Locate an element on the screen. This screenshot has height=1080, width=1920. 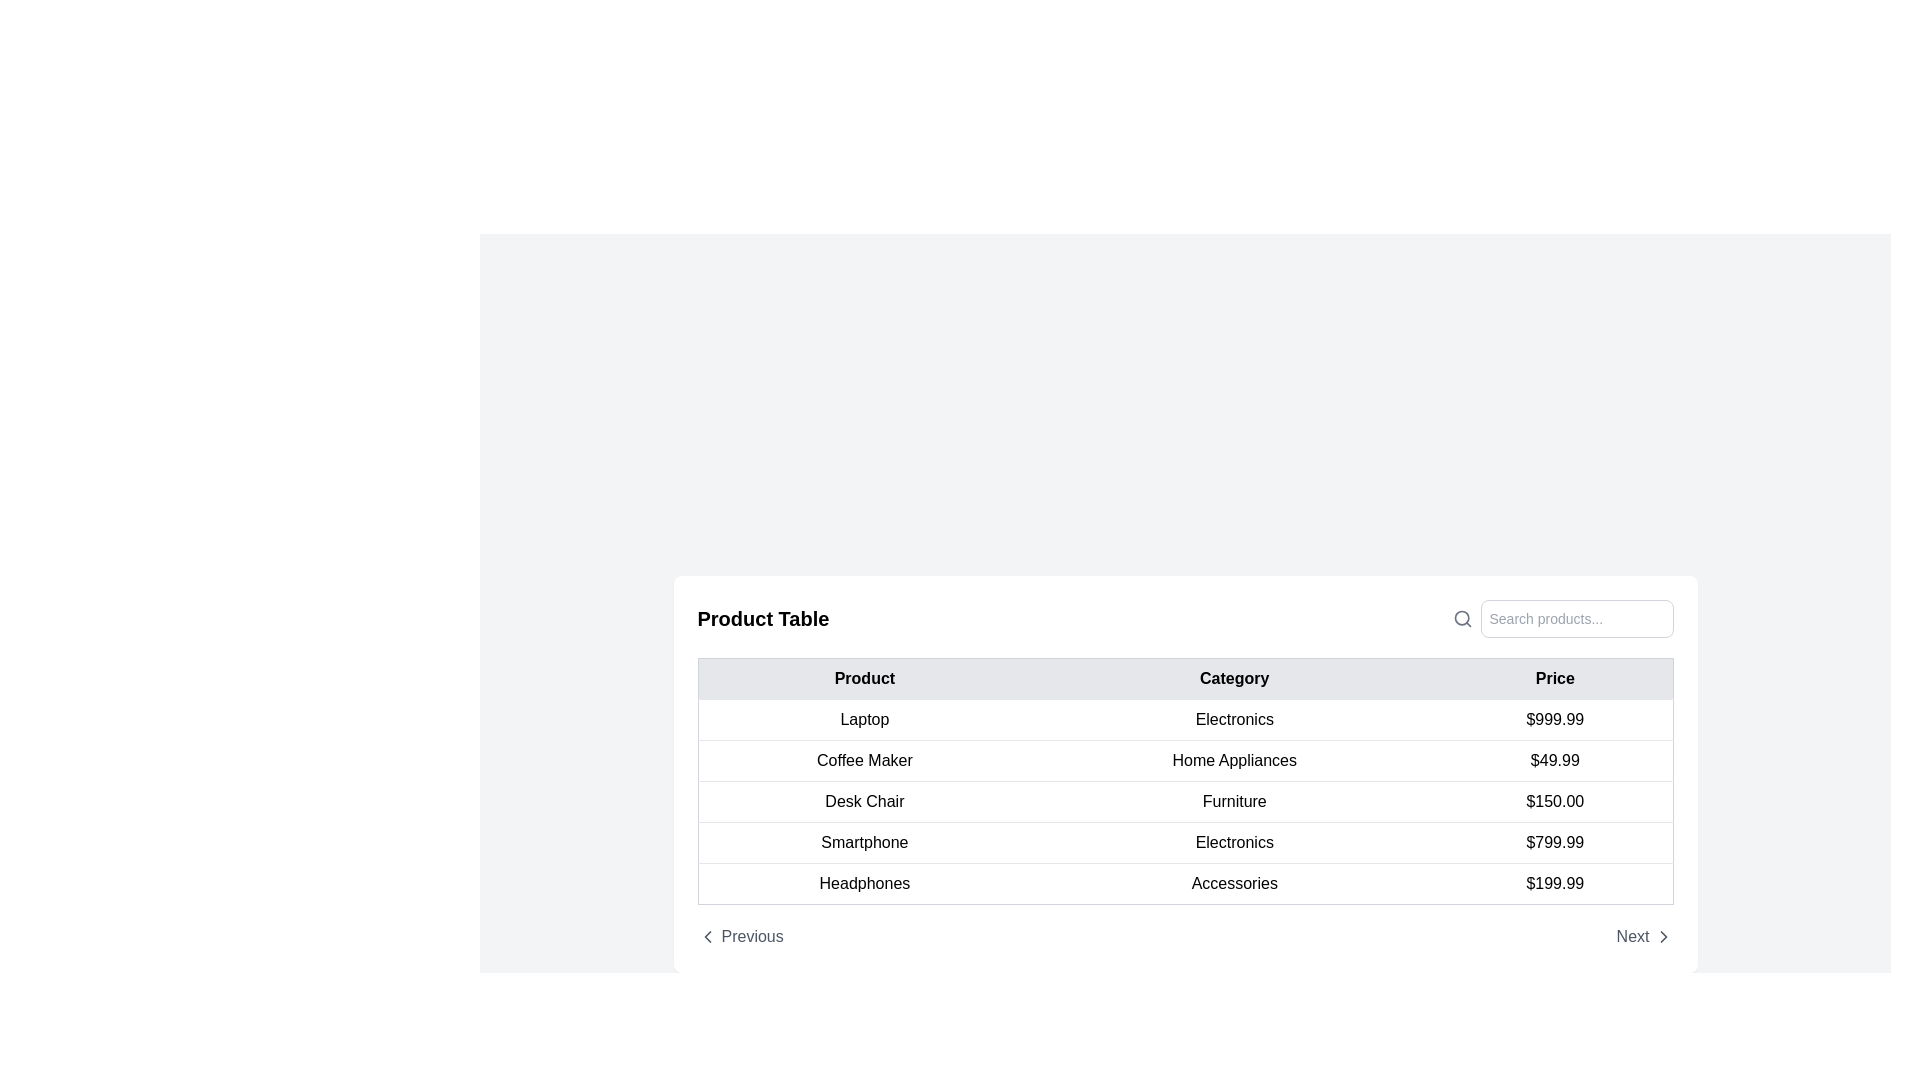
the 'Product' table header, which is the first column header of the table with a light gray background and bold black text is located at coordinates (864, 677).